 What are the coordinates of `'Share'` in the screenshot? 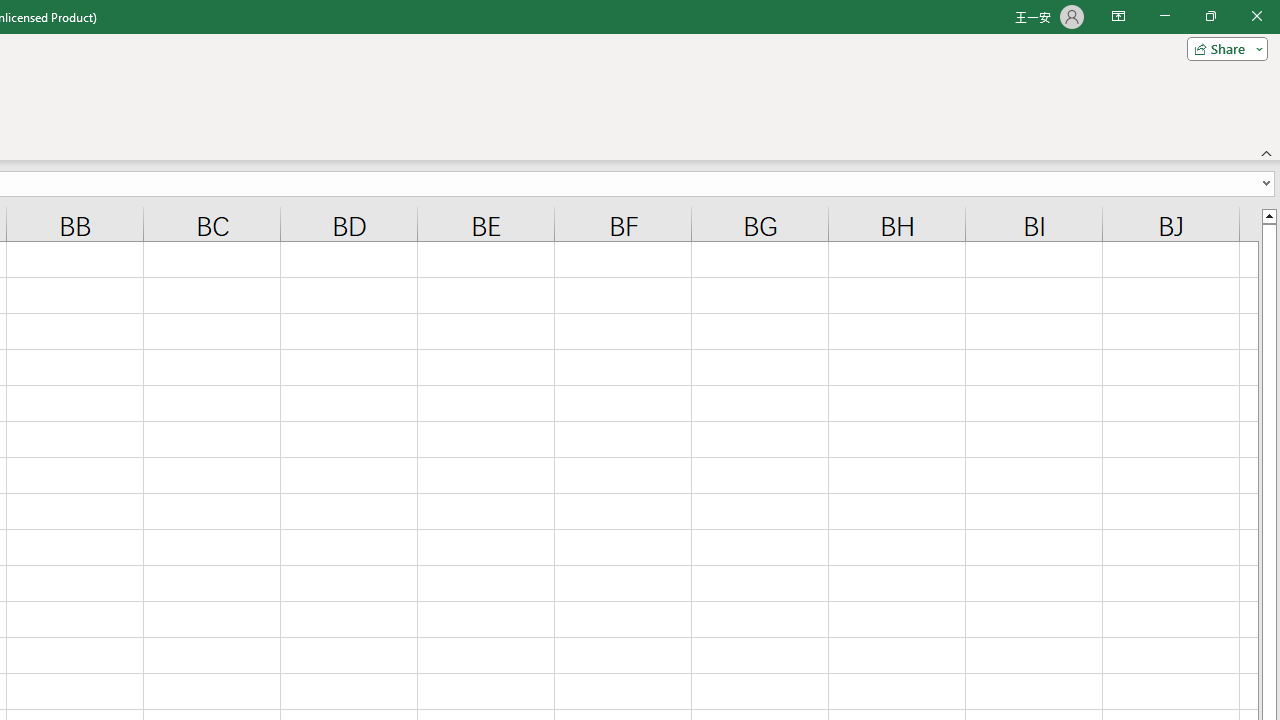 It's located at (1222, 47).